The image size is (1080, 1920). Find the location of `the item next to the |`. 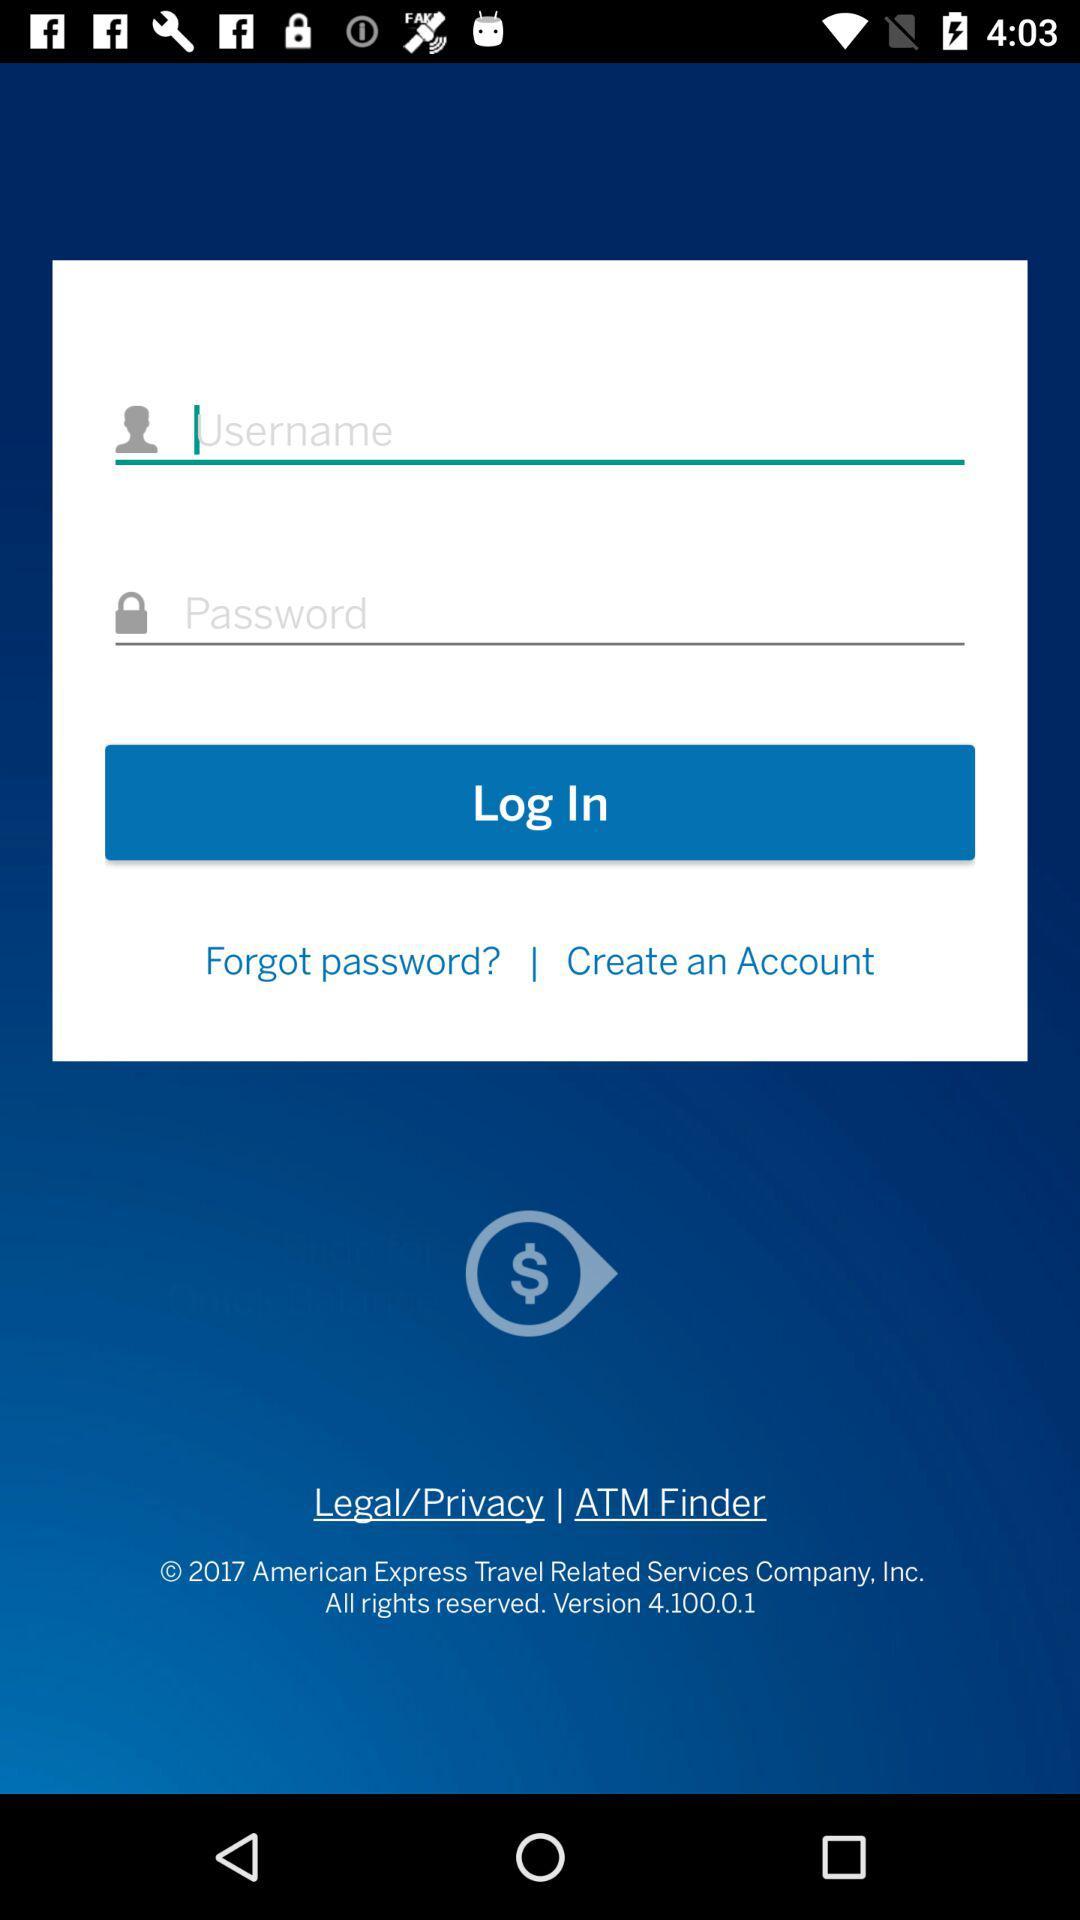

the item next to the | is located at coordinates (351, 960).